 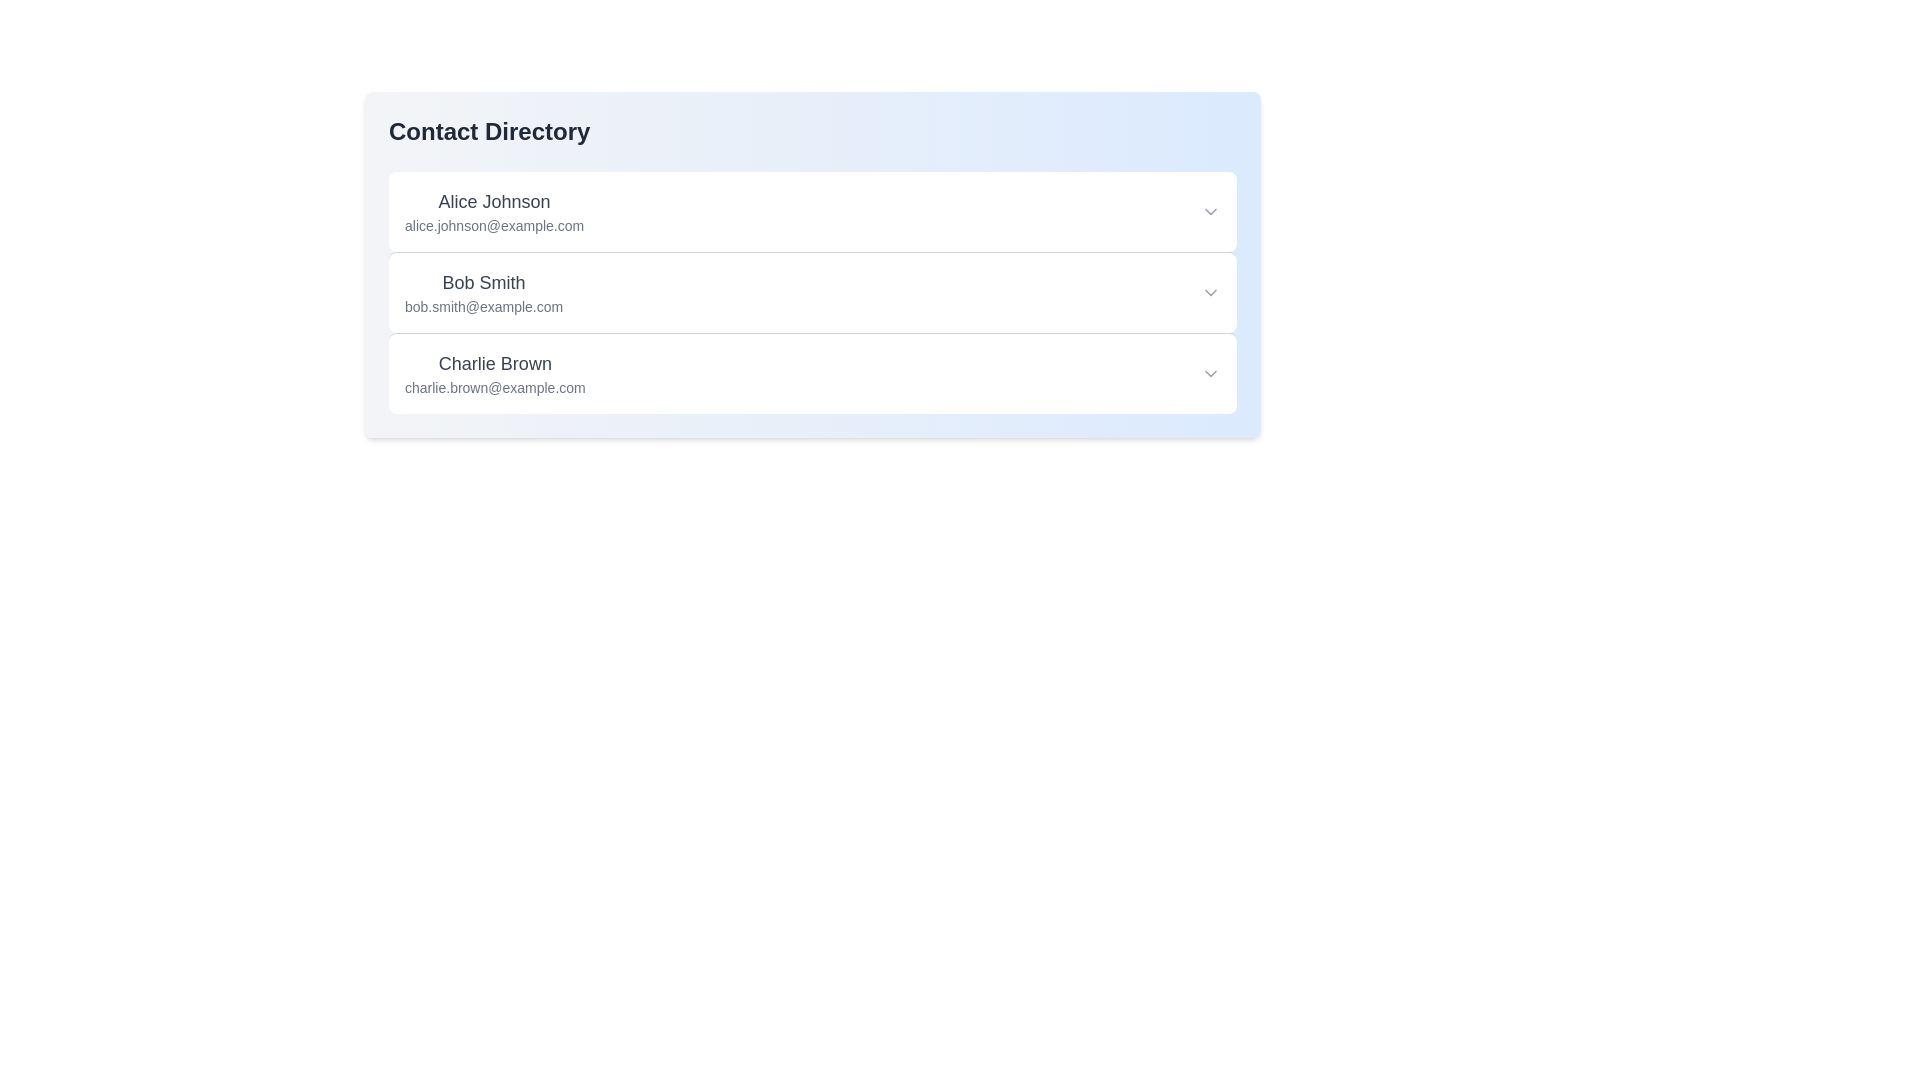 What do you see at coordinates (1209, 212) in the screenshot?
I see `the icon button located at the far-right side of the row containing user details` at bounding box center [1209, 212].